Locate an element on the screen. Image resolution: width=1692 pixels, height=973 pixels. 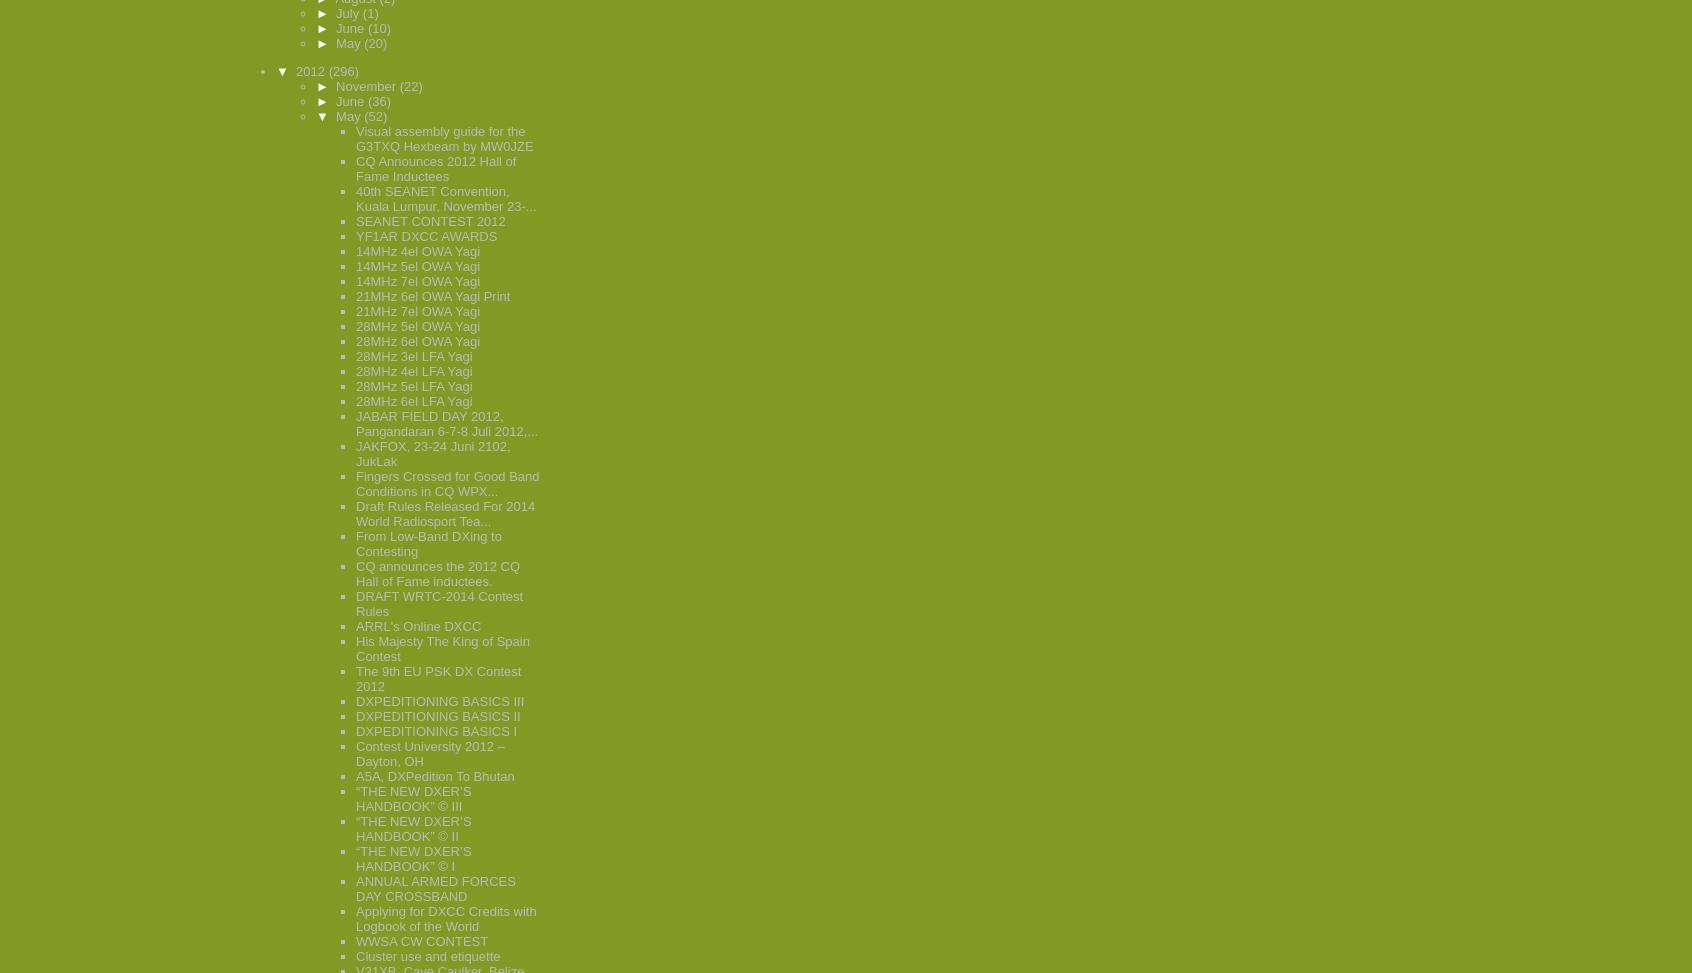
'Cluster use and etiquette' is located at coordinates (427, 955).